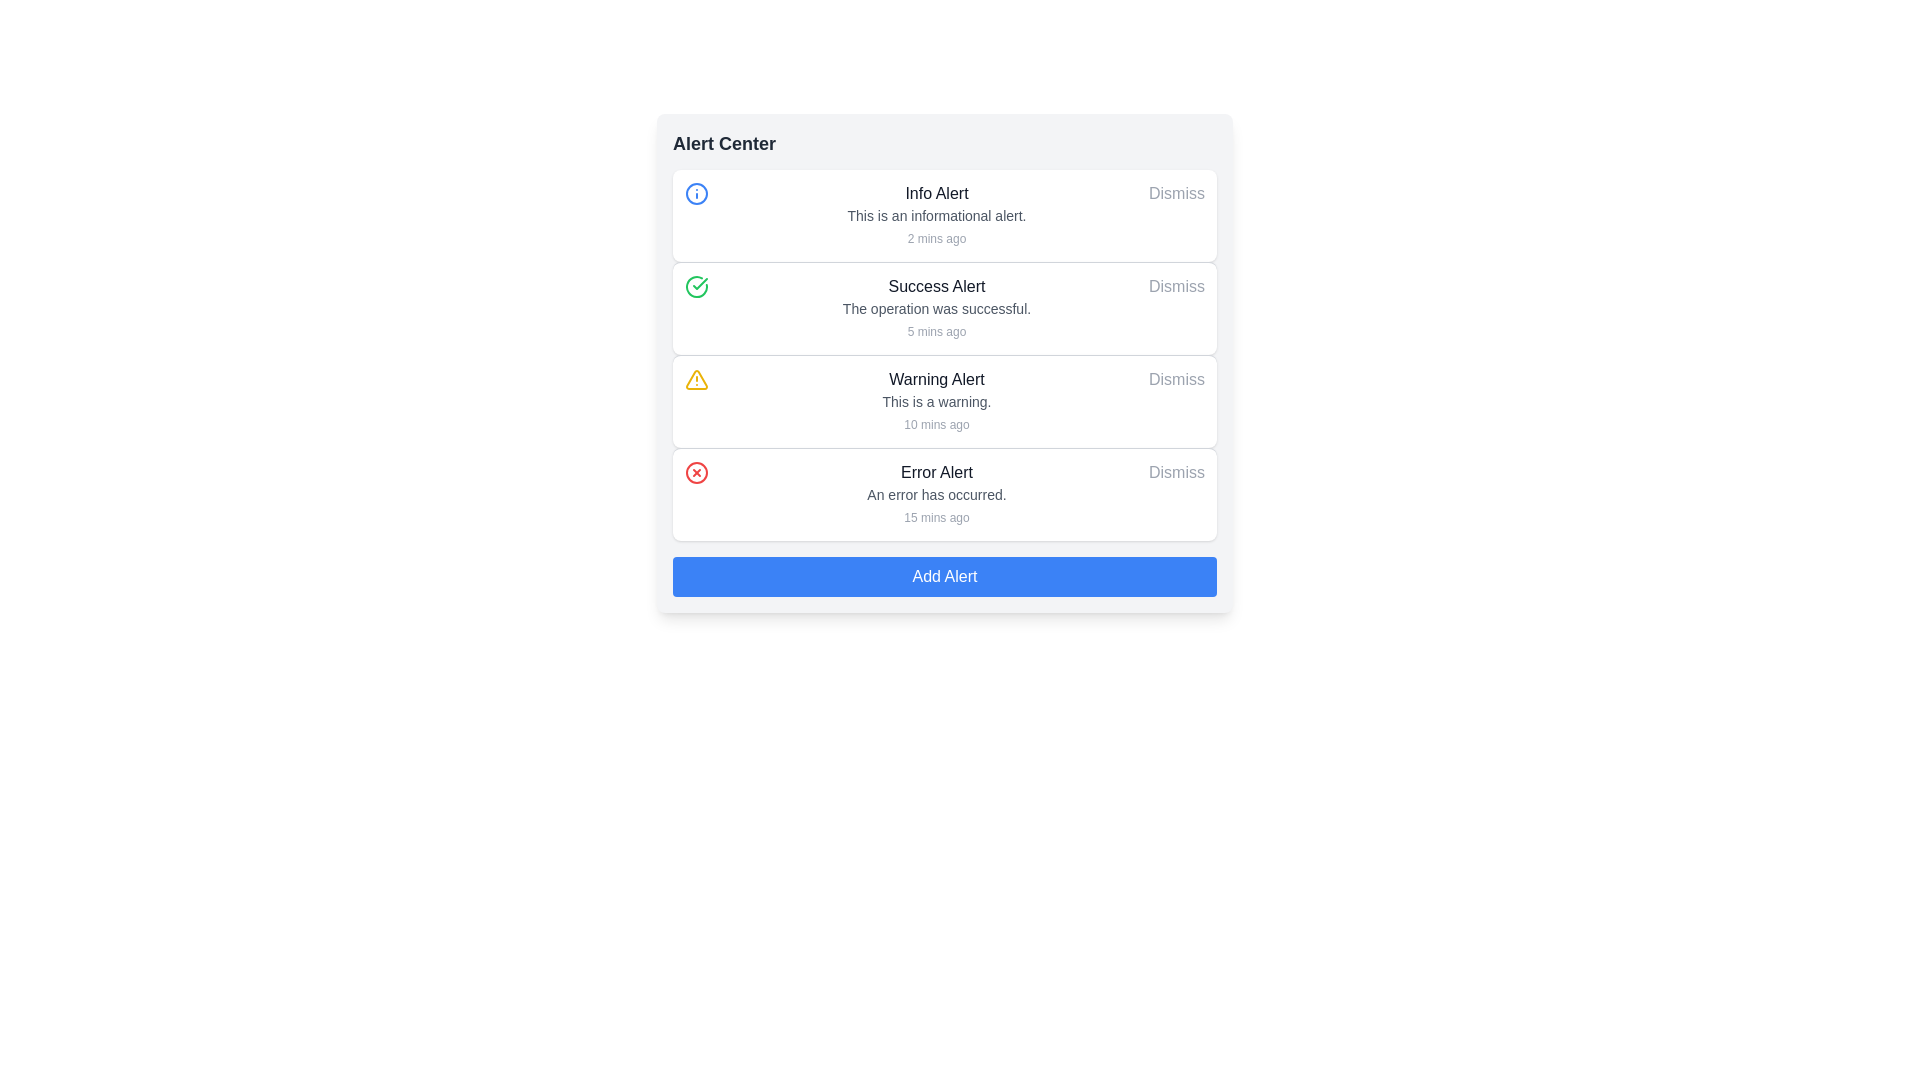 Image resolution: width=1920 pixels, height=1080 pixels. What do you see at coordinates (944, 216) in the screenshot?
I see `alert message and timestamp from the first alert notification at the top of the 'Alert Center', which includes 'Info Alert', 'This is an informational alert.', and '2 mins ago'` at bounding box center [944, 216].